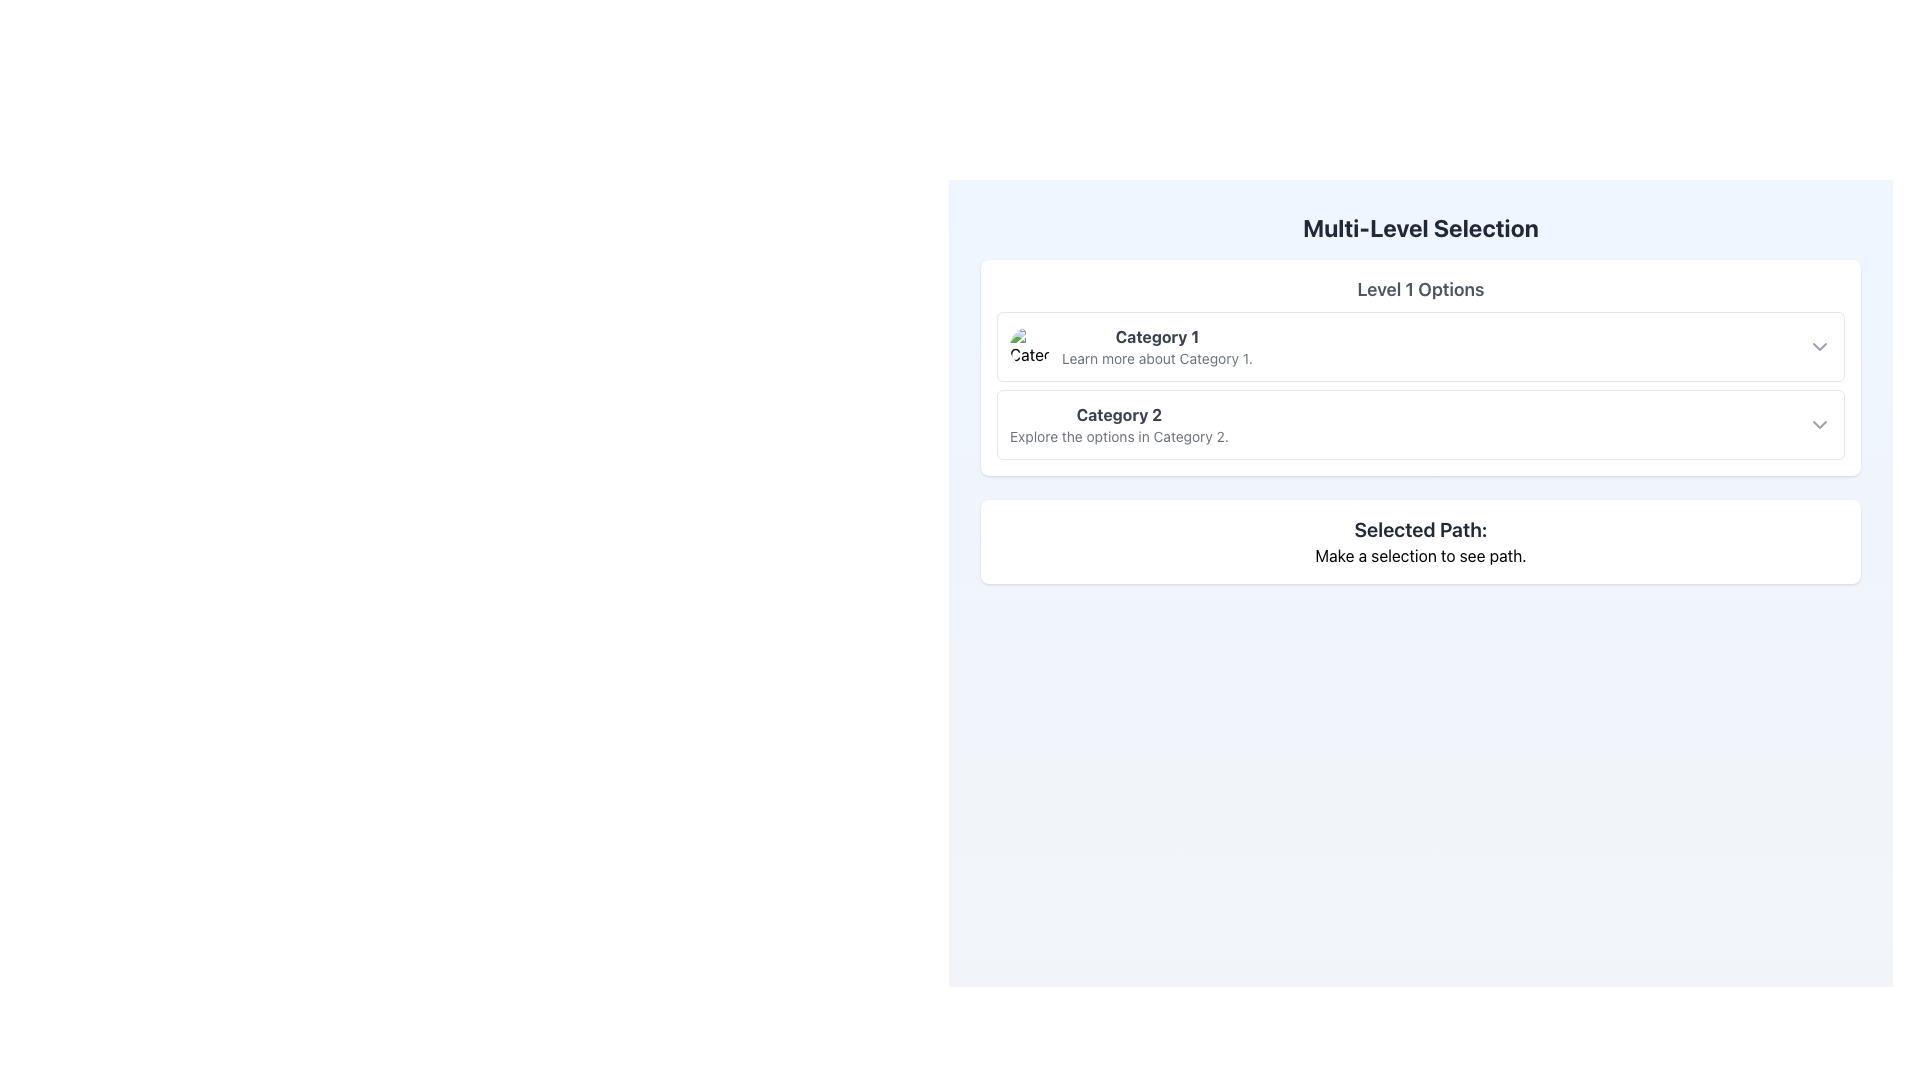  I want to click on static text element labeled 'Category 1' which is positioned in the first section of the 'Level 1 Options' column, directly to the right of an icon and above the text 'Learn more about Category 1.', so click(1157, 335).